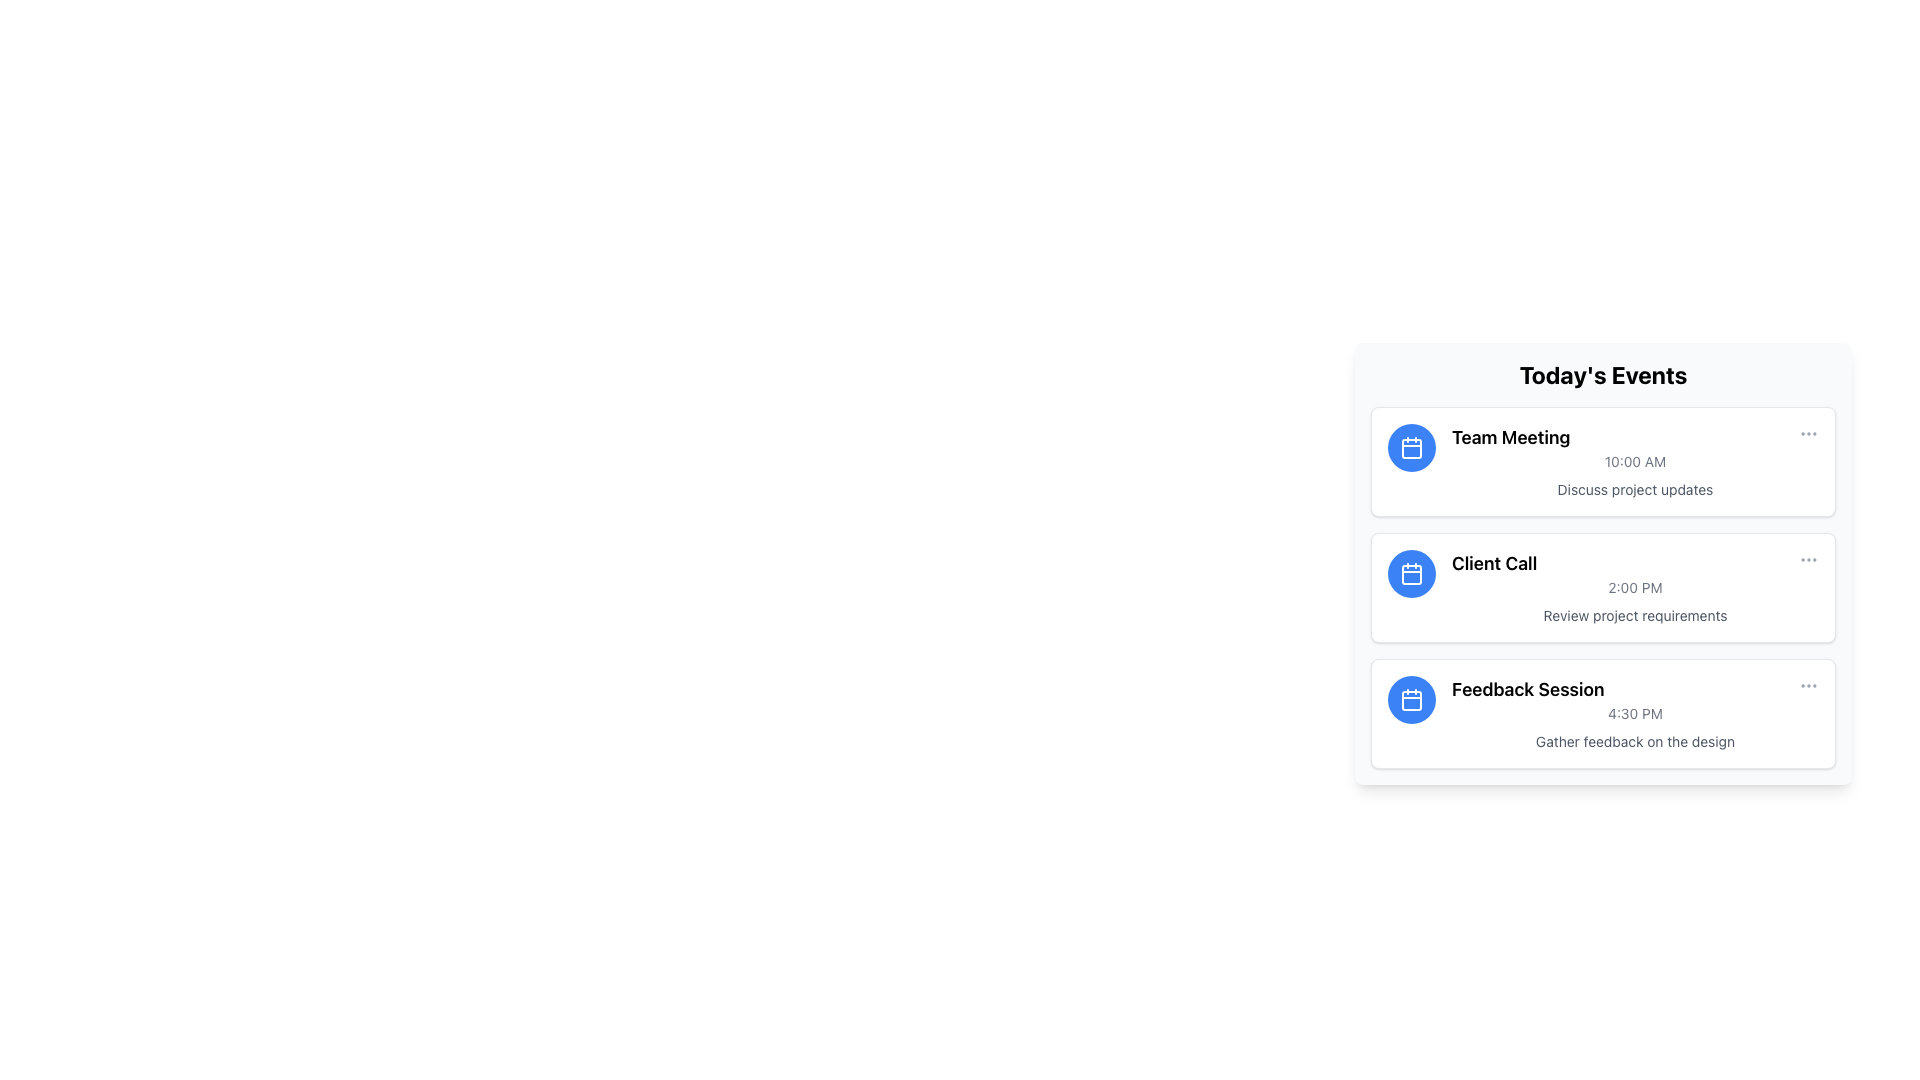  I want to click on the 'Feedback Session' event listing, so click(1635, 712).